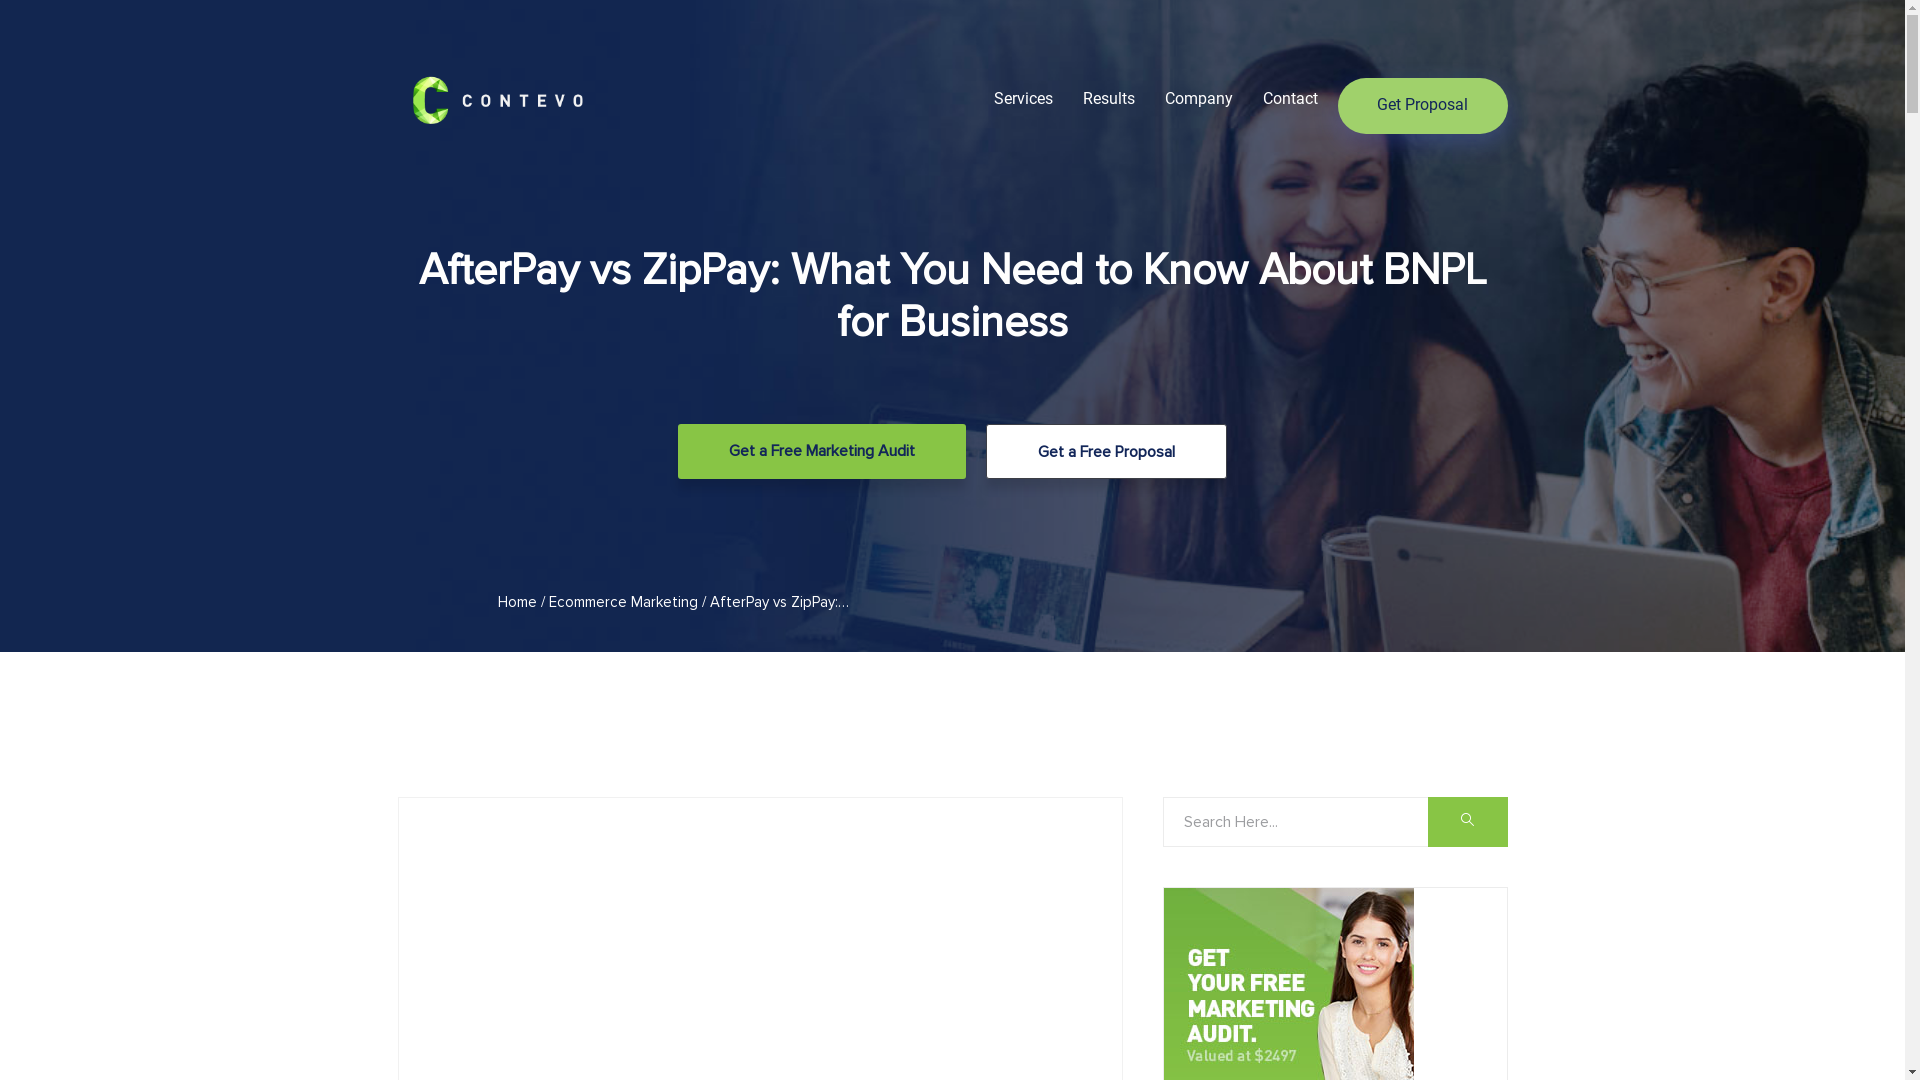 The height and width of the screenshot is (1080, 1920). What do you see at coordinates (1261, 98) in the screenshot?
I see `'Contact'` at bounding box center [1261, 98].